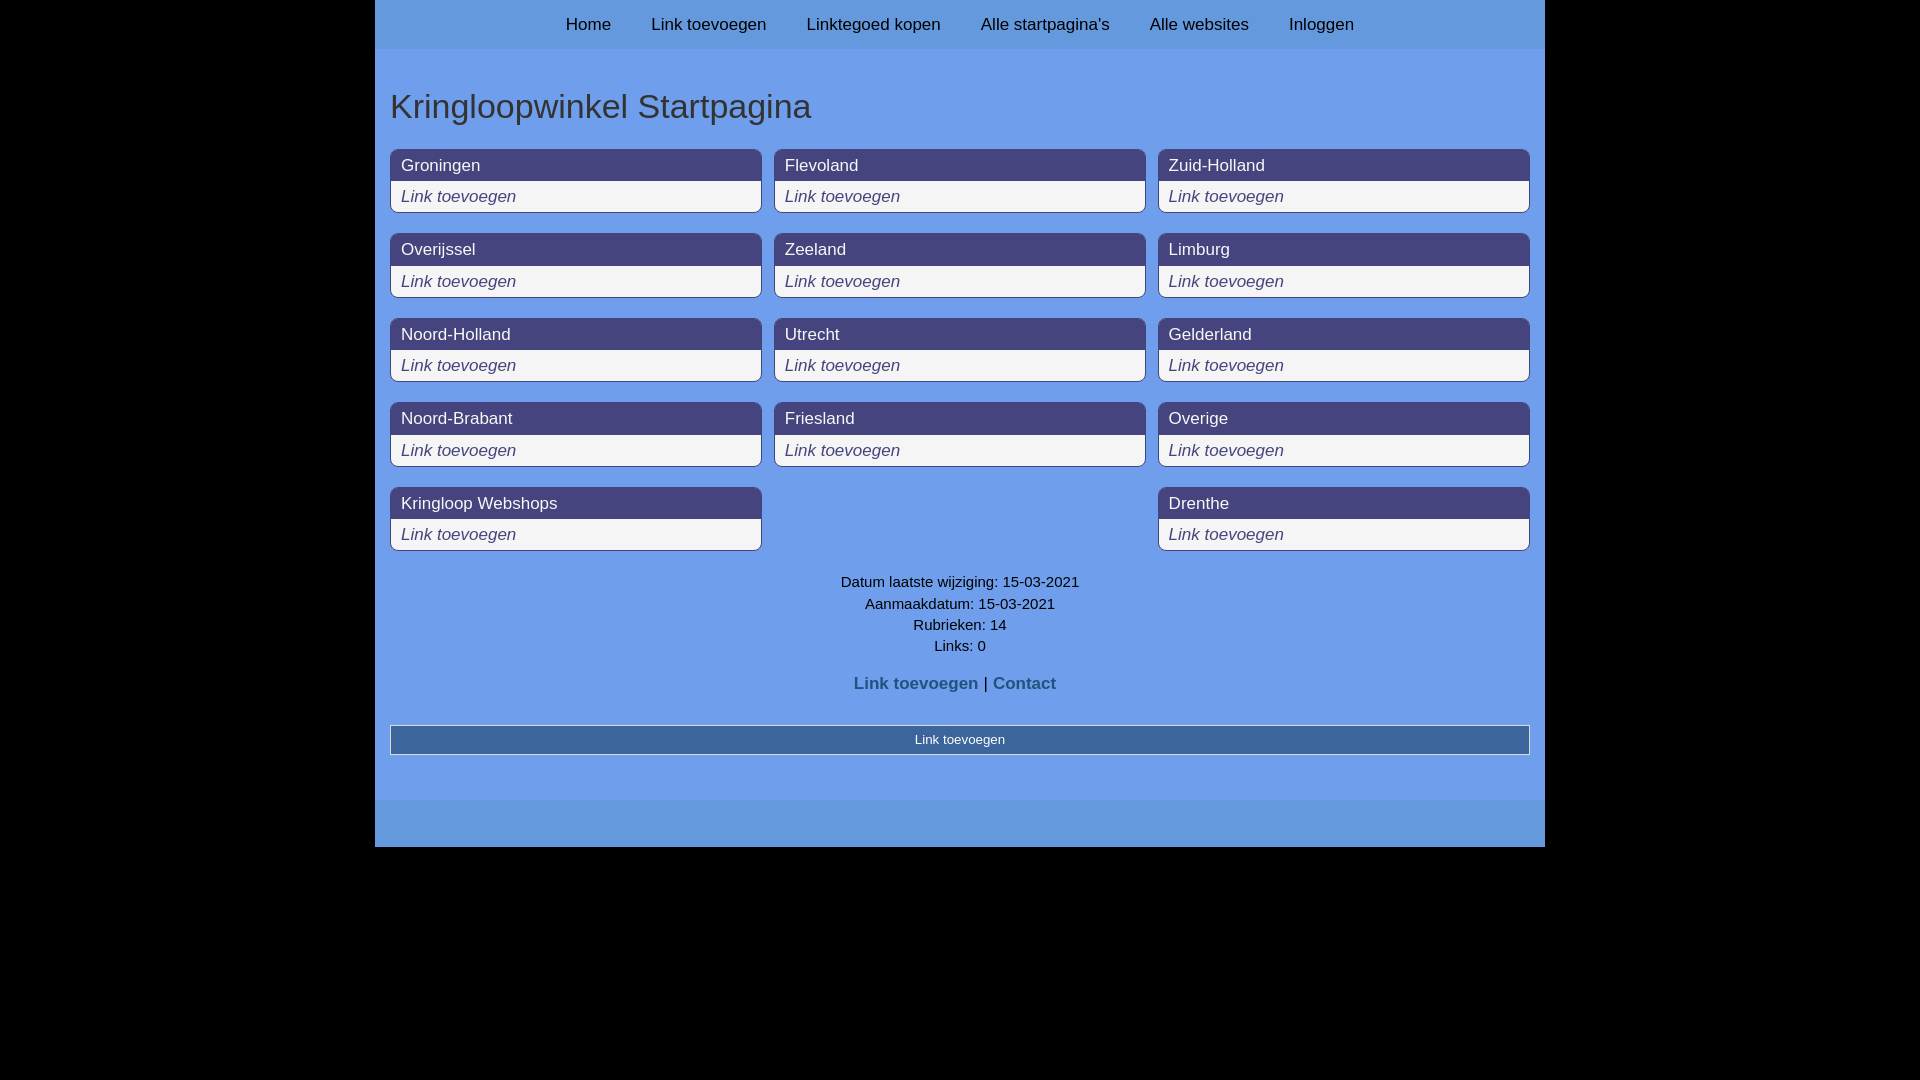  Describe the element at coordinates (437, 248) in the screenshot. I see `'Overijssel'` at that location.